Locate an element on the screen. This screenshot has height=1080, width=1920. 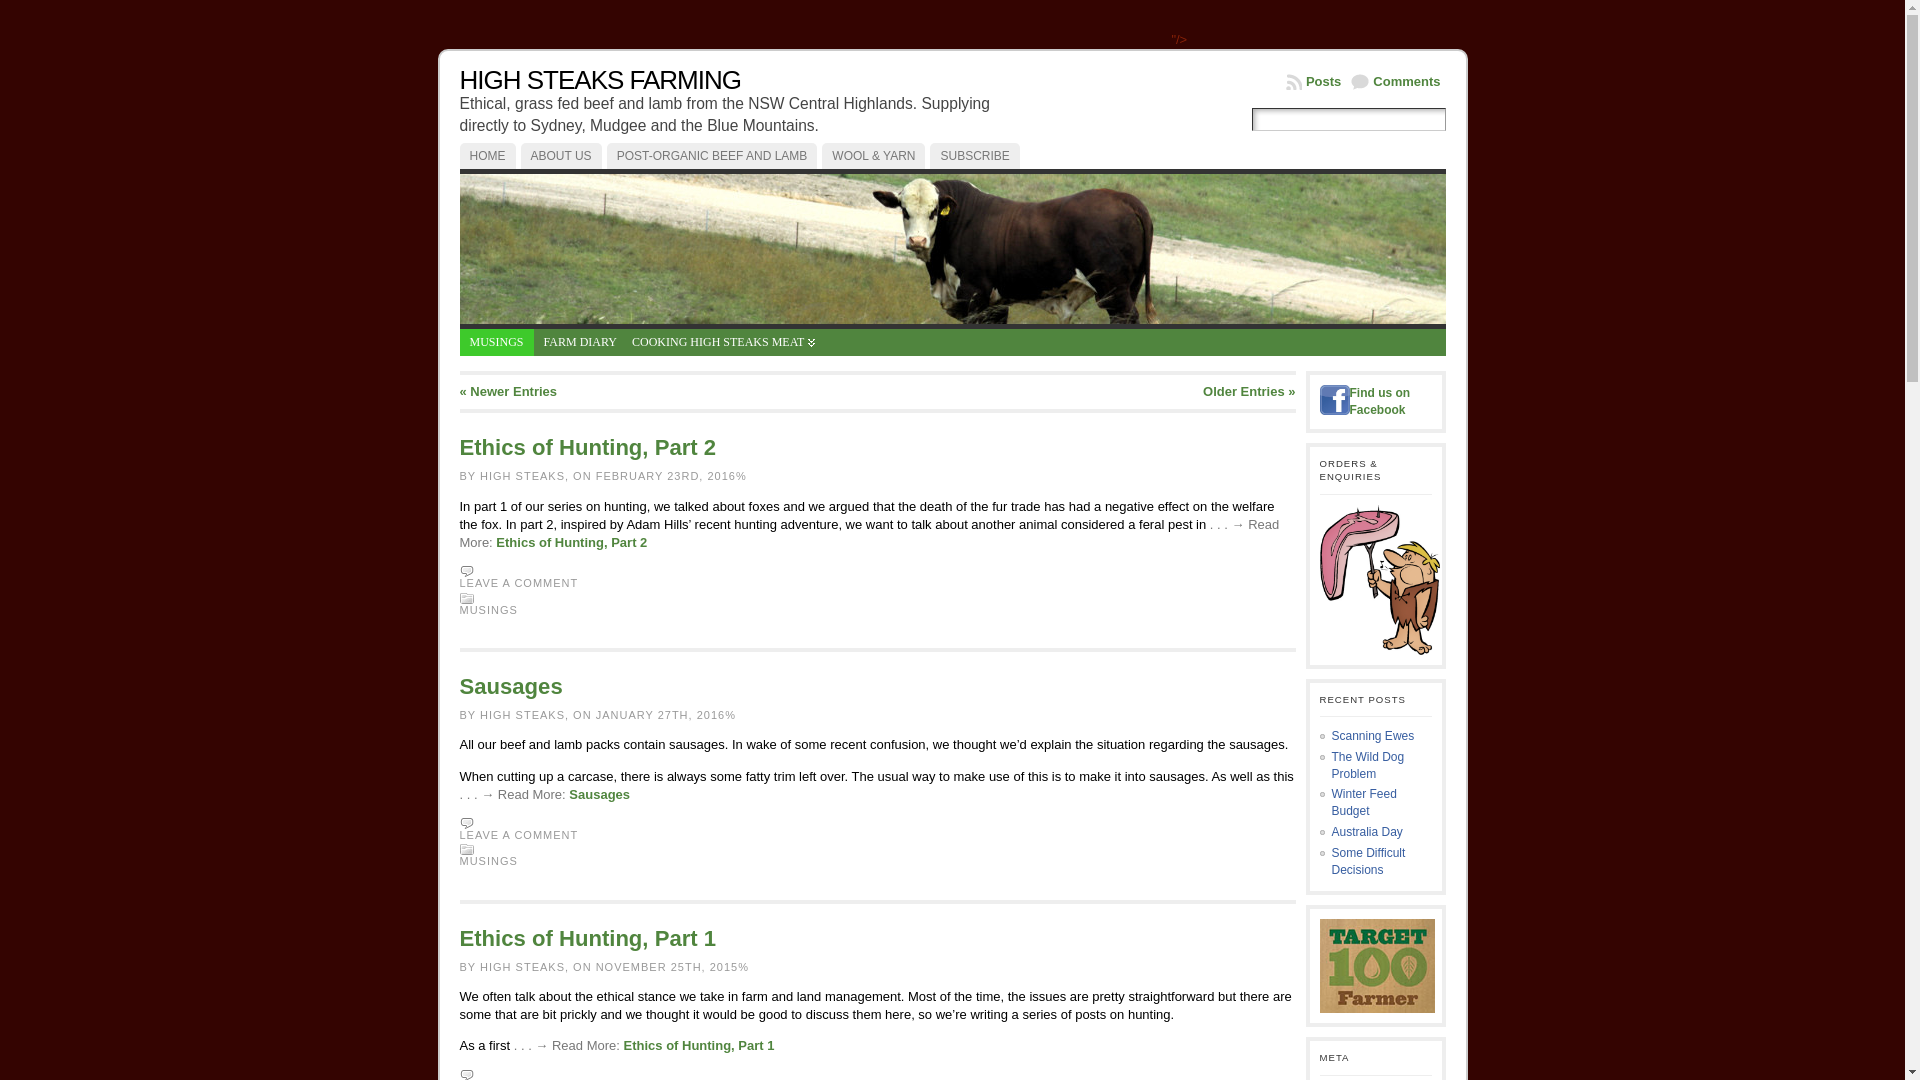
'POST-ORGANIC BEEF AND LAMB' is located at coordinates (605, 154).